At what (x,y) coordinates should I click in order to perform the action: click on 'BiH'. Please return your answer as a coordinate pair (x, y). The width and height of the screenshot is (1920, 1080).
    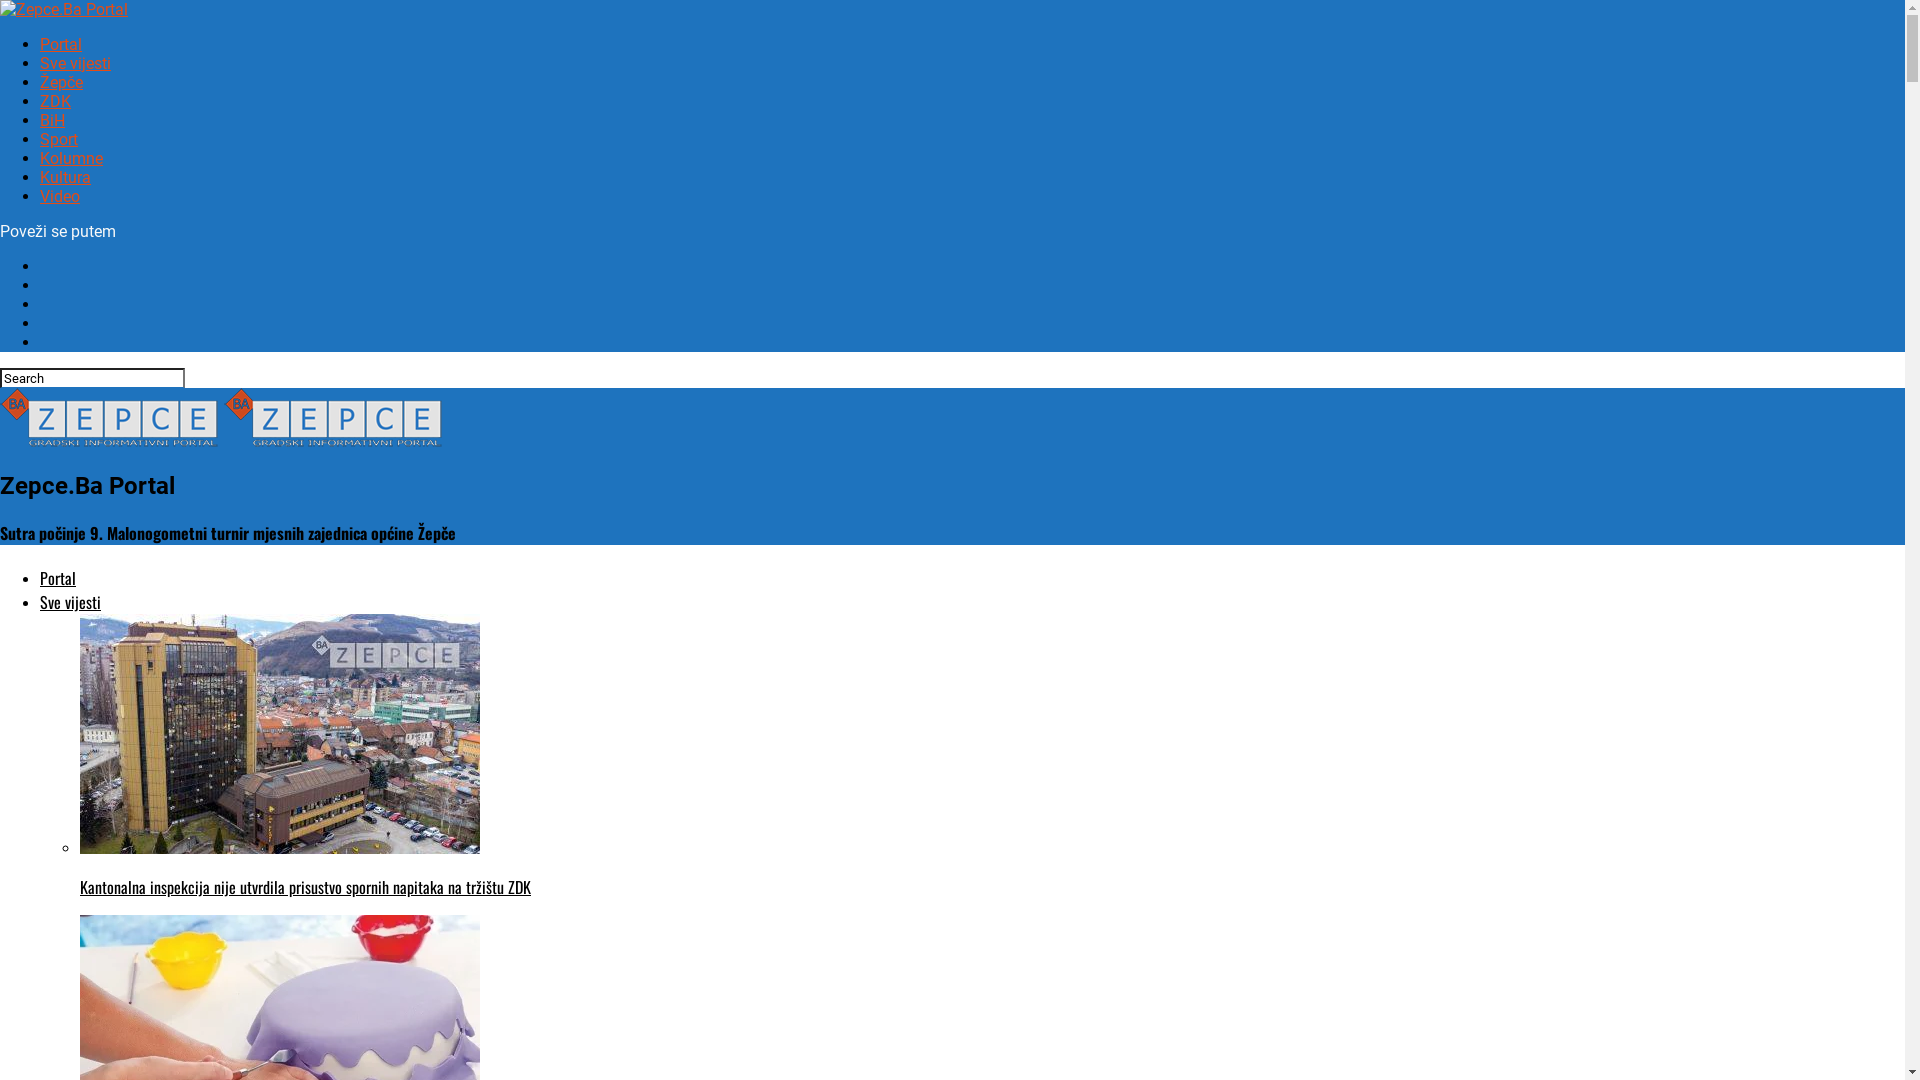
    Looking at the image, I should click on (52, 120).